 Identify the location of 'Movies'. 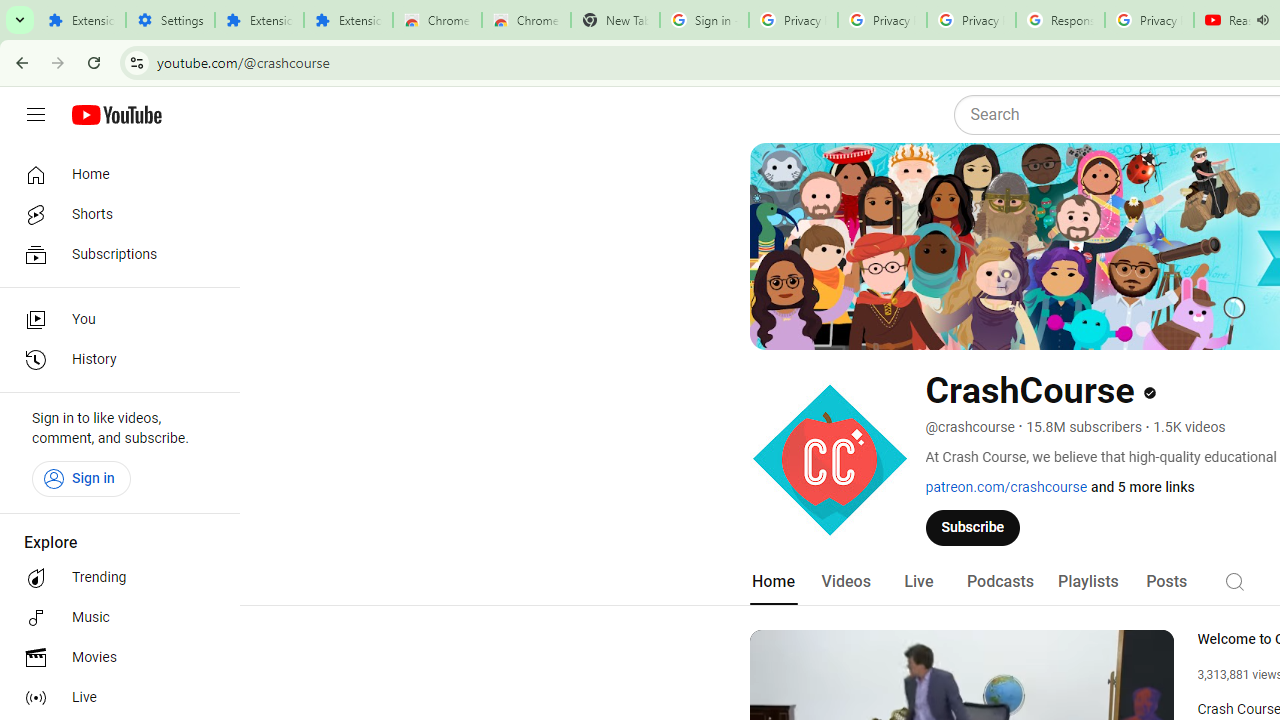
(112, 658).